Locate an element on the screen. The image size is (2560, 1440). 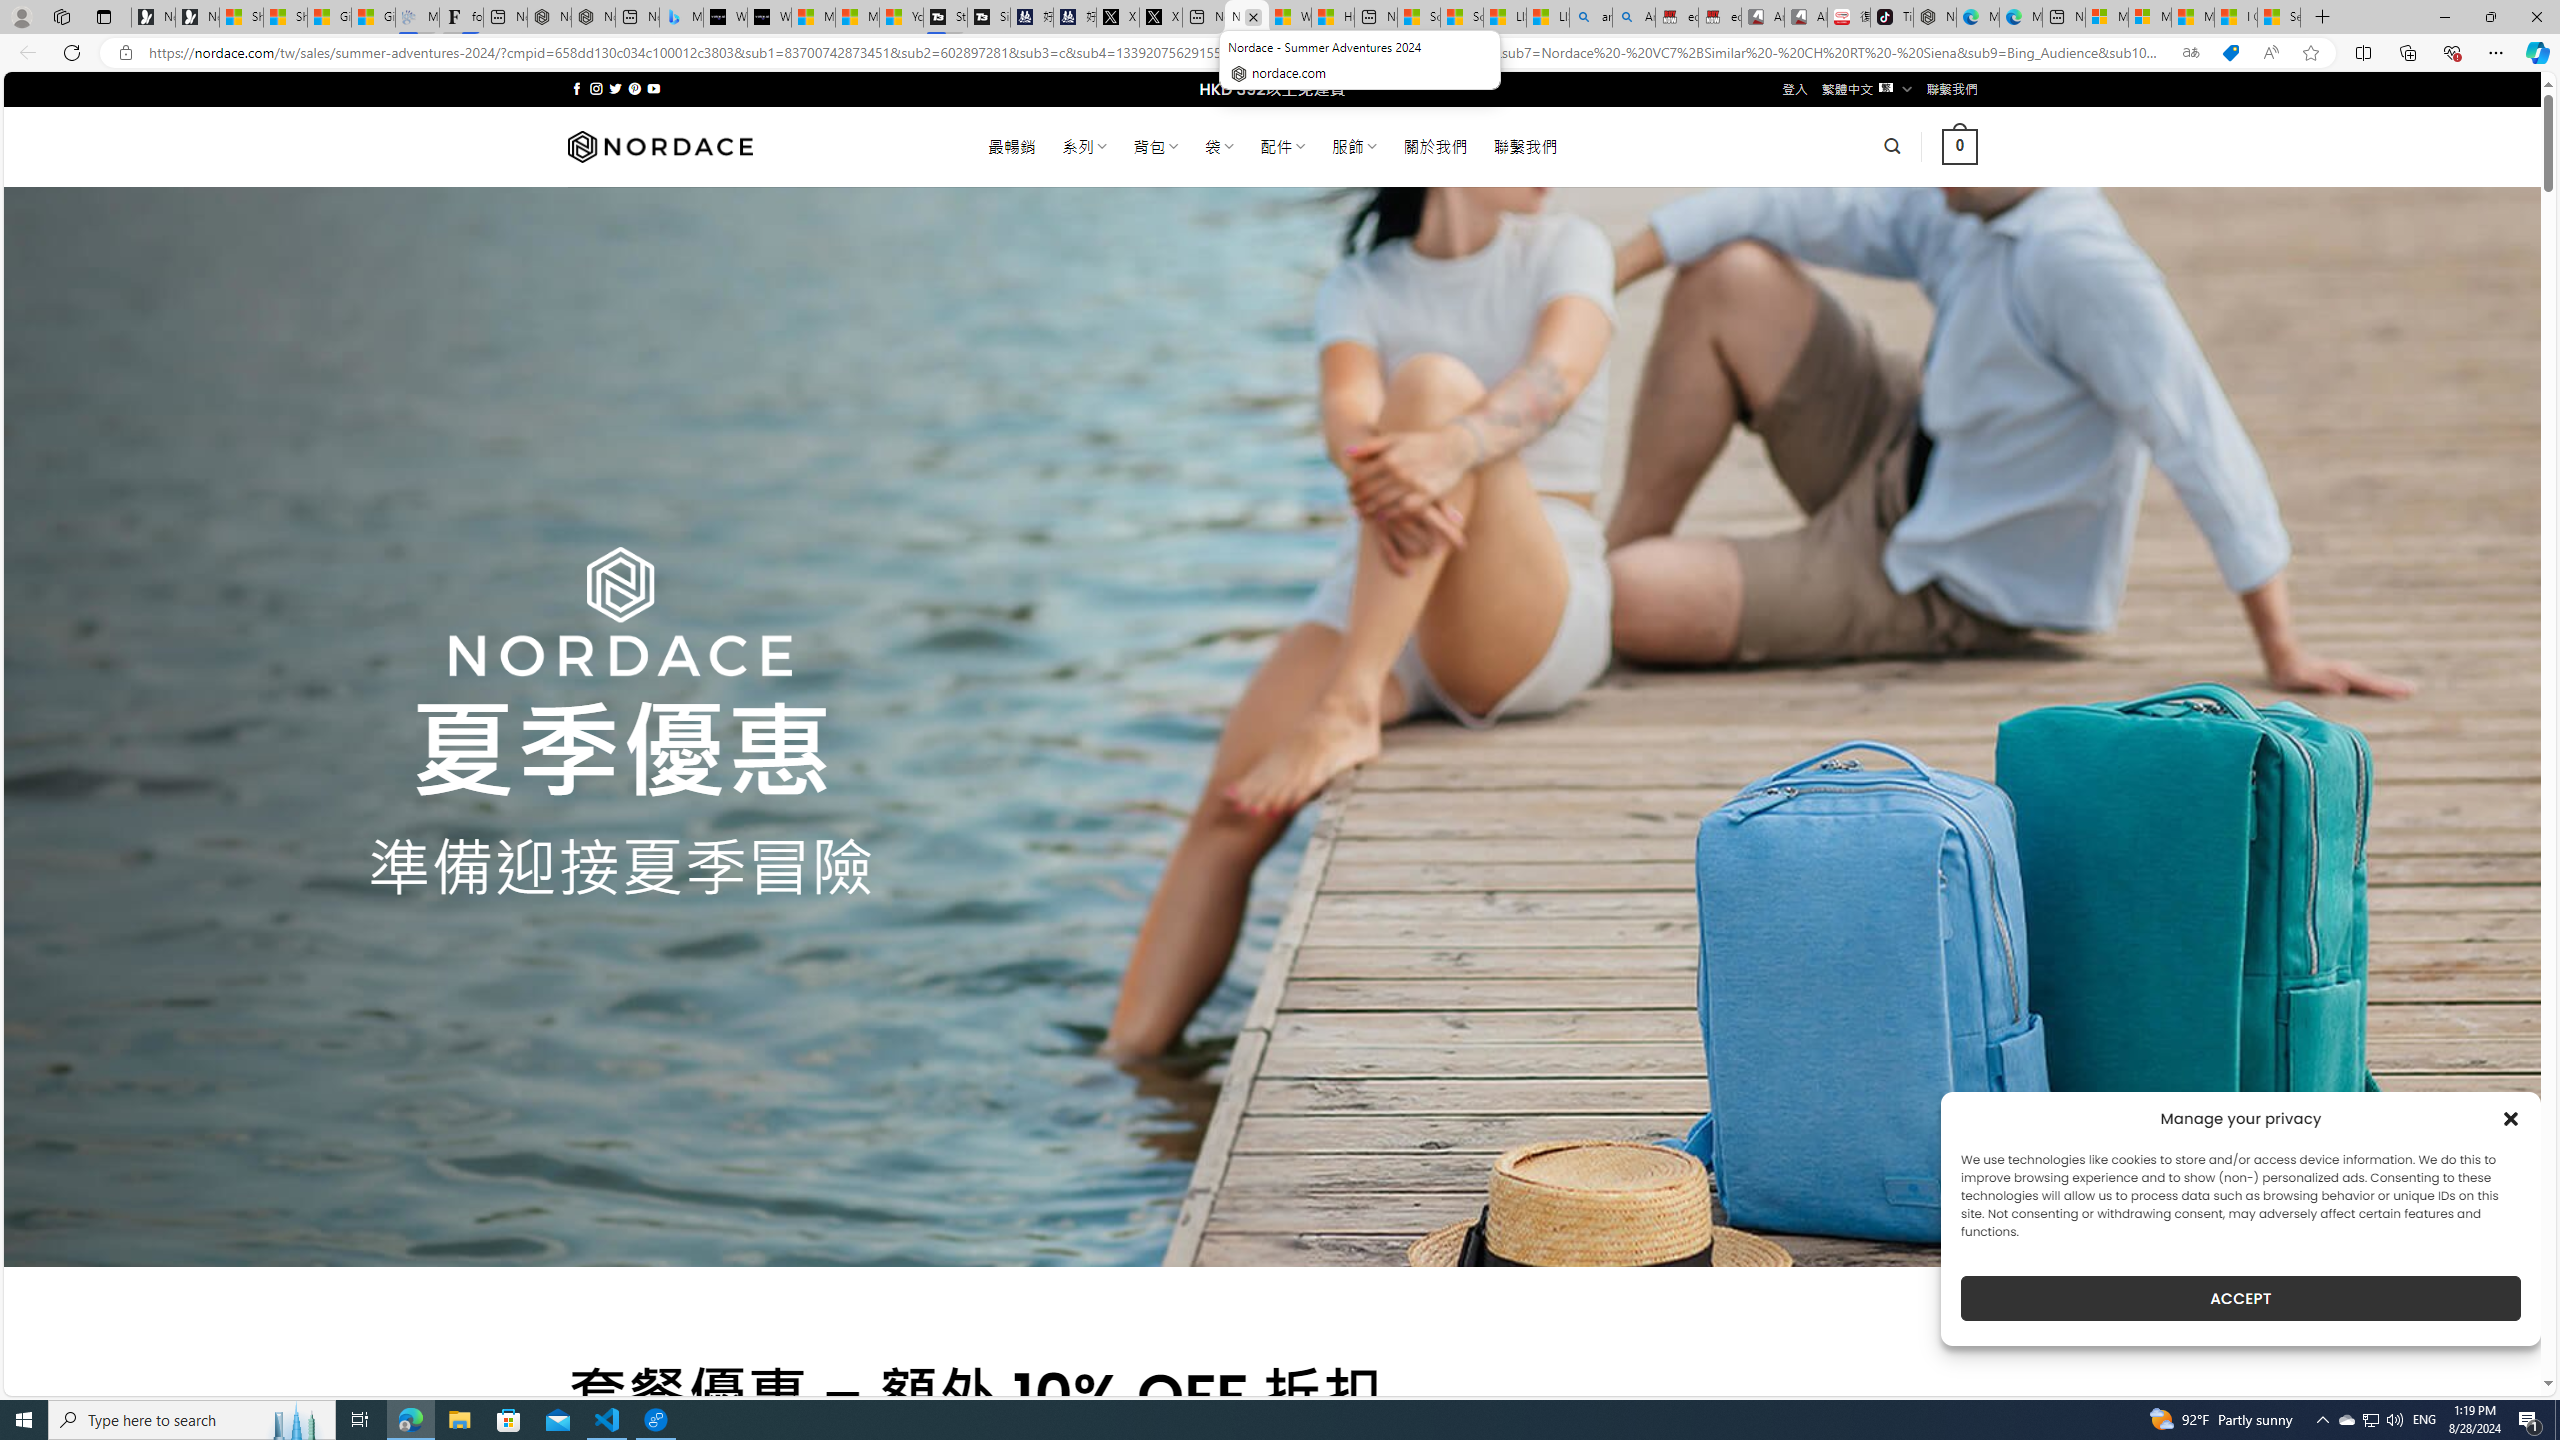
'  0  ' is located at coordinates (1960, 145).